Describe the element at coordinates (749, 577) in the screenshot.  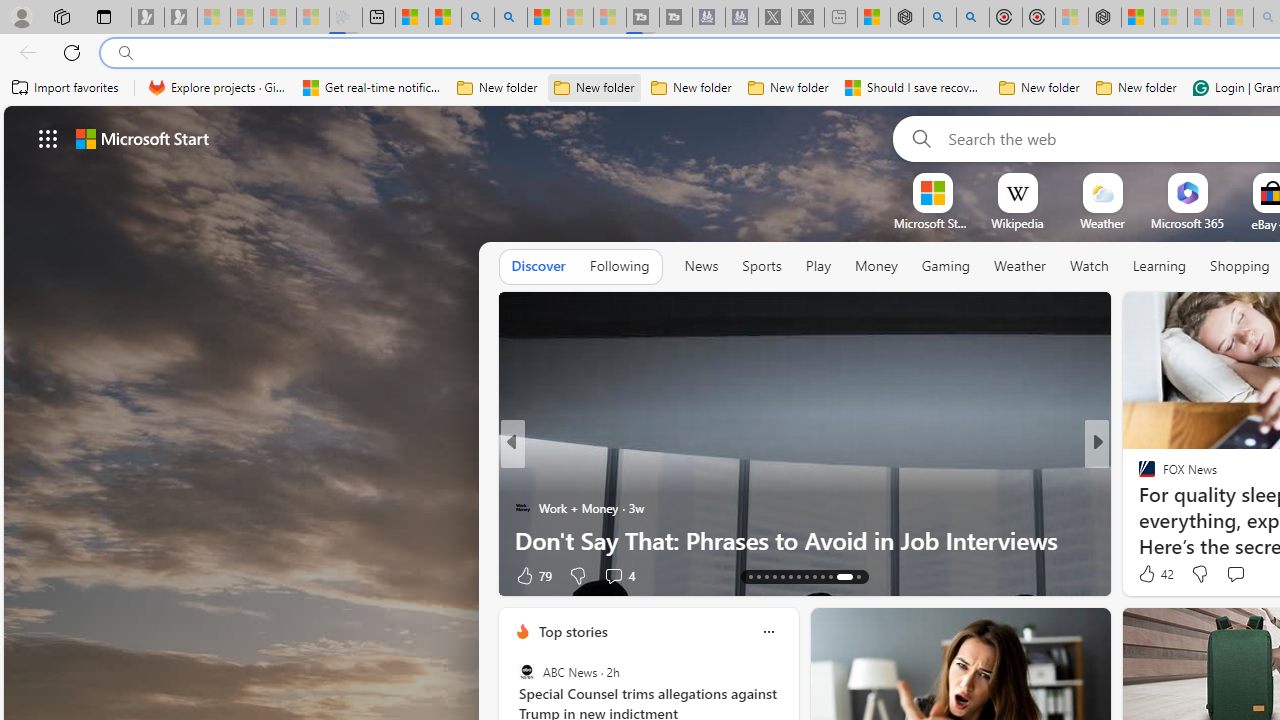
I see `'AutomationID: tab-13'` at that location.